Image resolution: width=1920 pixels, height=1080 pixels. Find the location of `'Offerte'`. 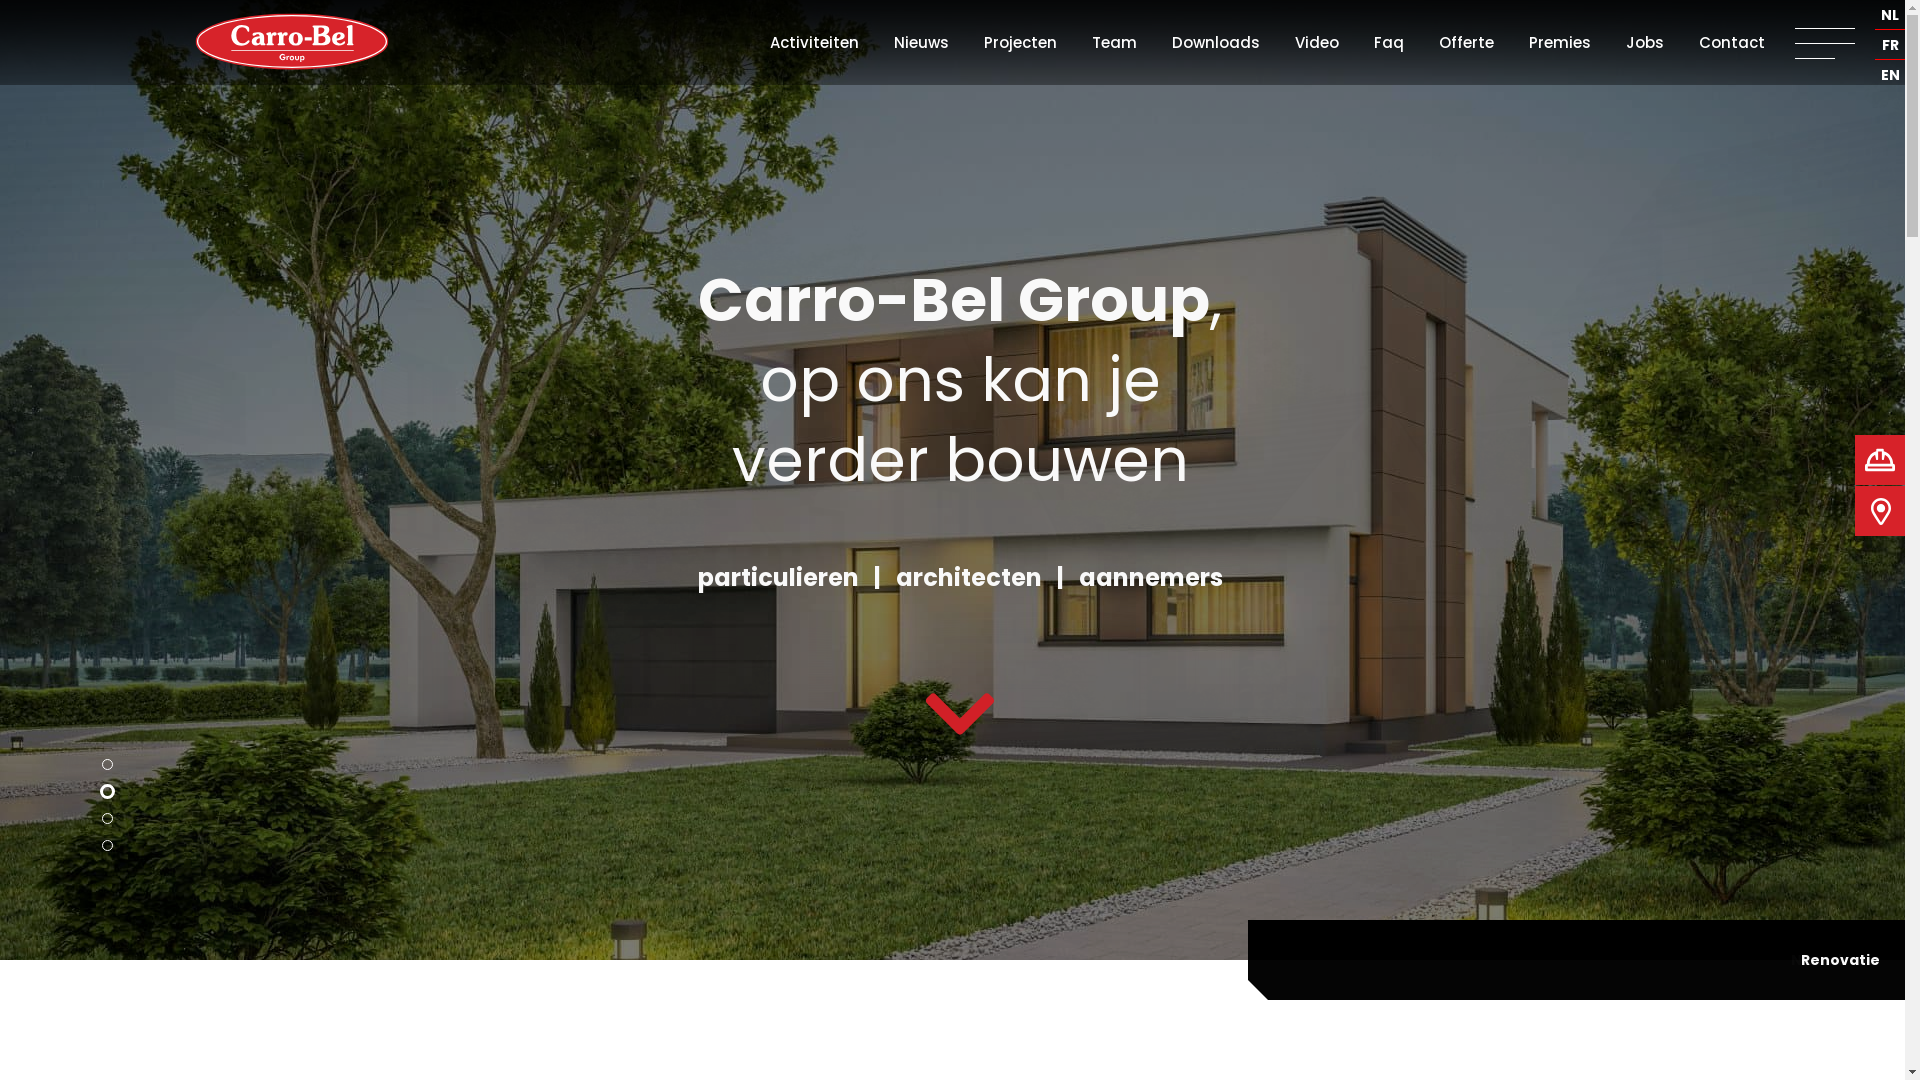

'Offerte' is located at coordinates (1466, 42).